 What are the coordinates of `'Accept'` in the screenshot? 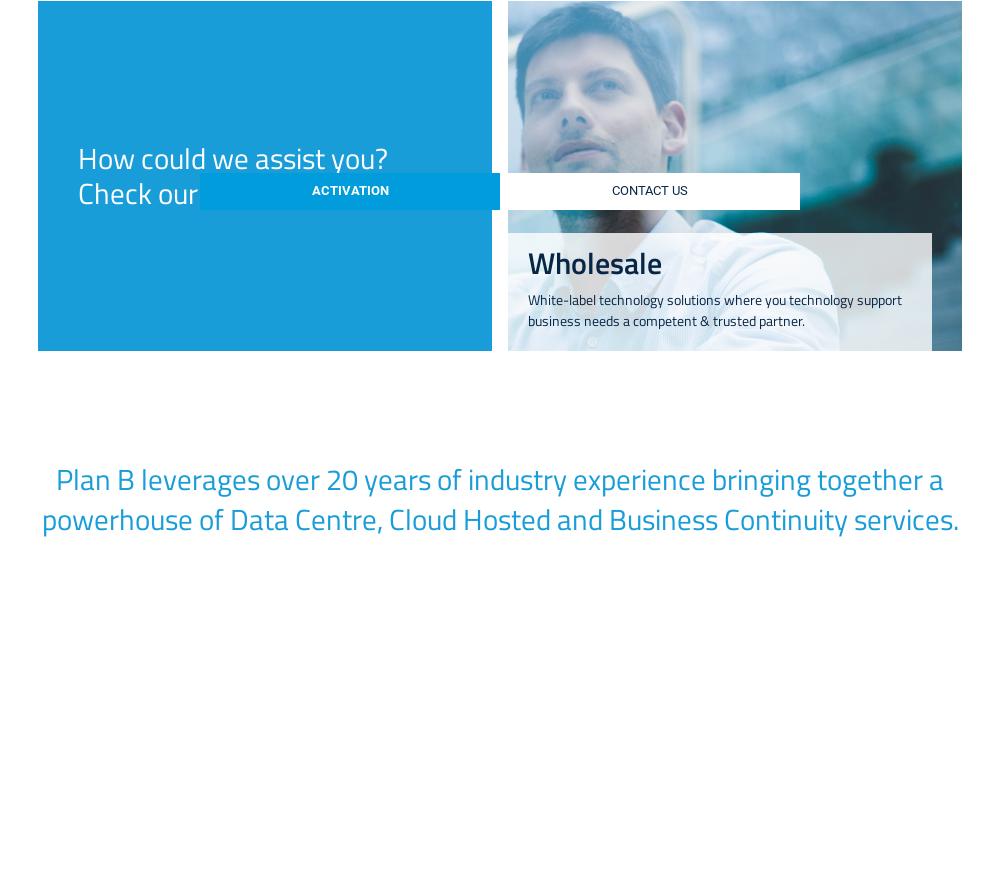 It's located at (835, 474).